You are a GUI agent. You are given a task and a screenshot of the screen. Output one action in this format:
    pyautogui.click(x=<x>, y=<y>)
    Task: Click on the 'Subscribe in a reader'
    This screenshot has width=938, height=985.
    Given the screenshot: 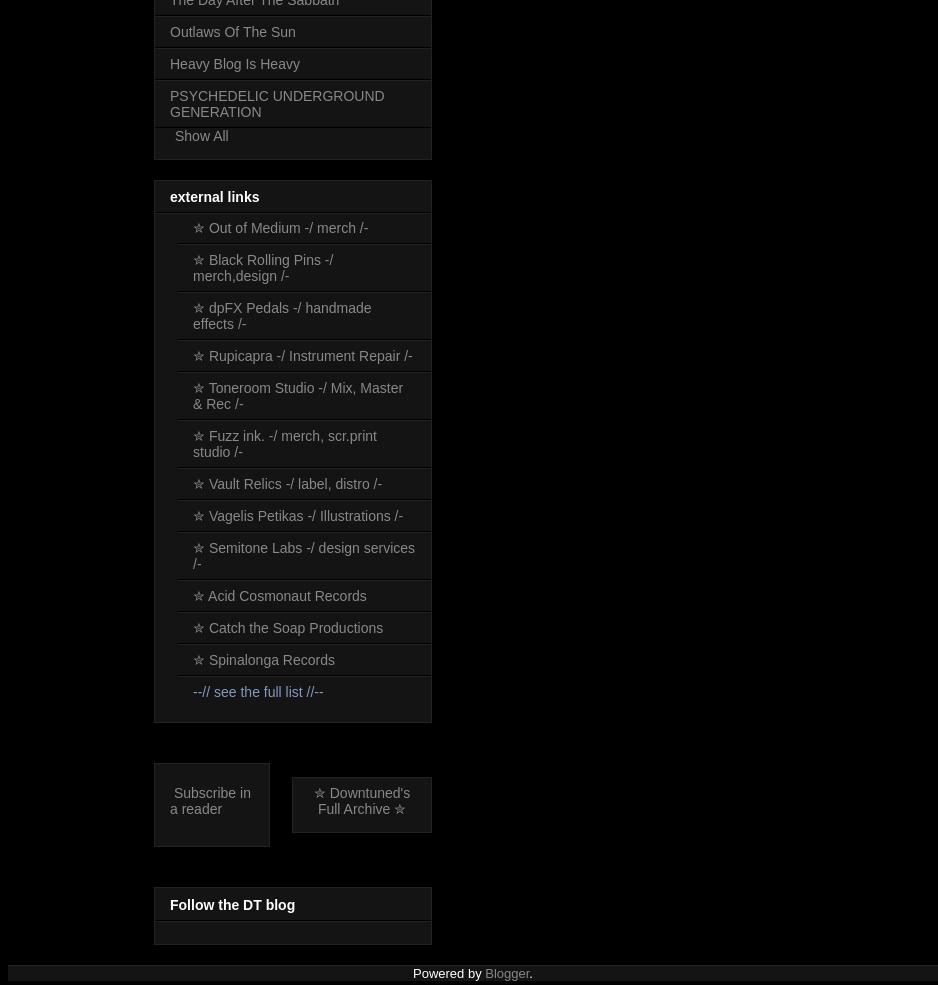 What is the action you would take?
    pyautogui.click(x=210, y=800)
    